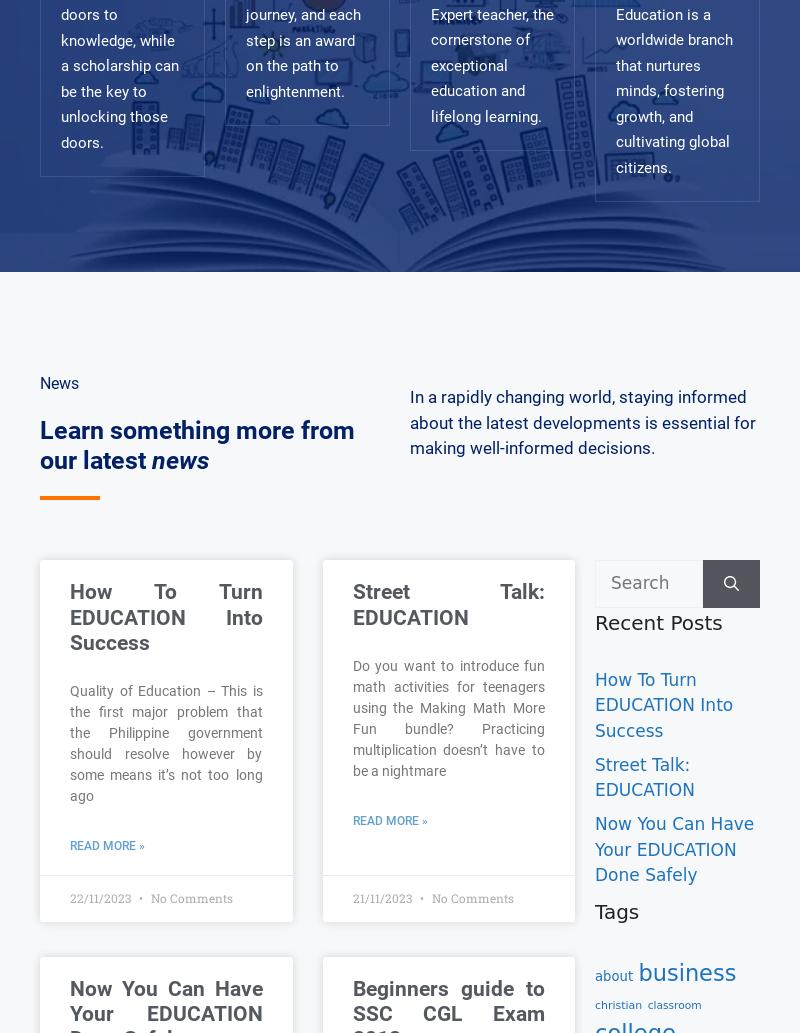  Describe the element at coordinates (674, 90) in the screenshot. I see `'Education is a worldwide branch that nurtures minds, fostering growth, and cultivating global citizens.'` at that location.